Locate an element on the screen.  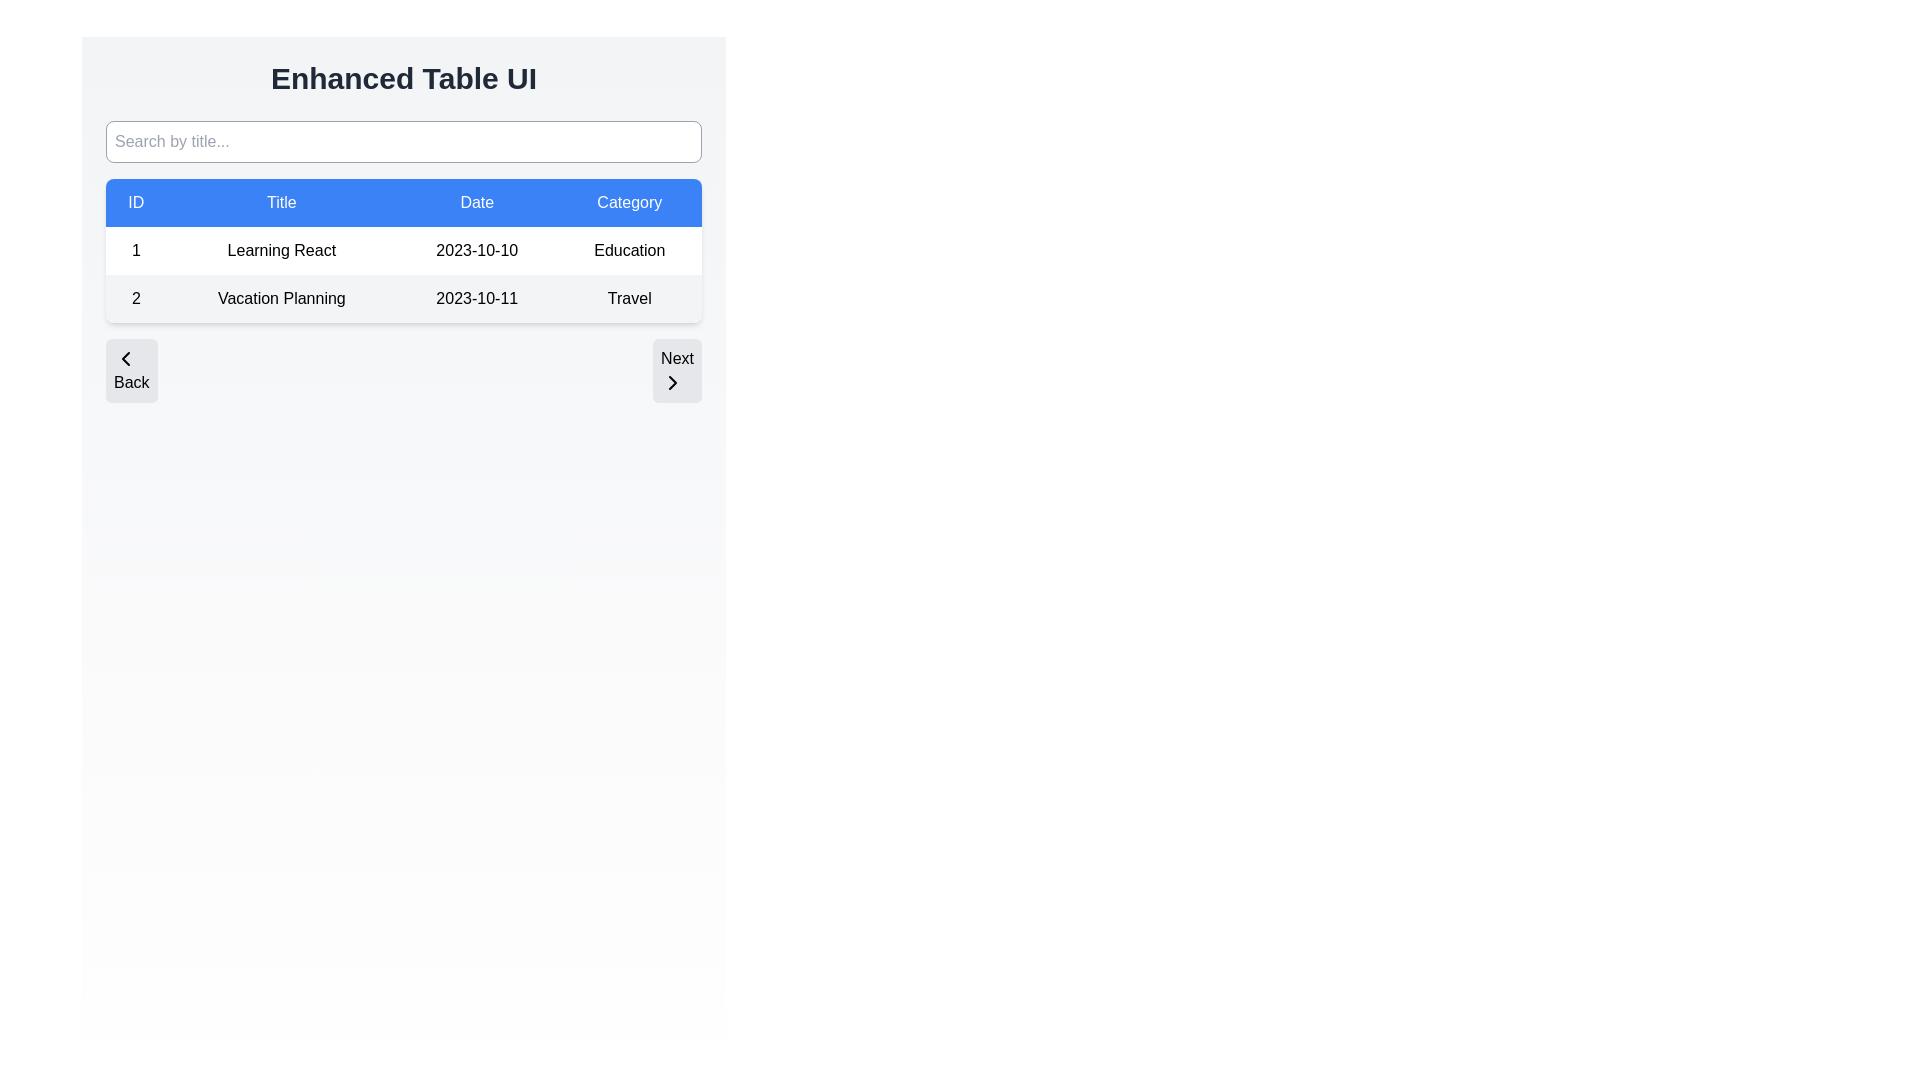
the 'Date' table header label, which is the third header in a row of four, styled with medium font weight against a blue background is located at coordinates (476, 203).